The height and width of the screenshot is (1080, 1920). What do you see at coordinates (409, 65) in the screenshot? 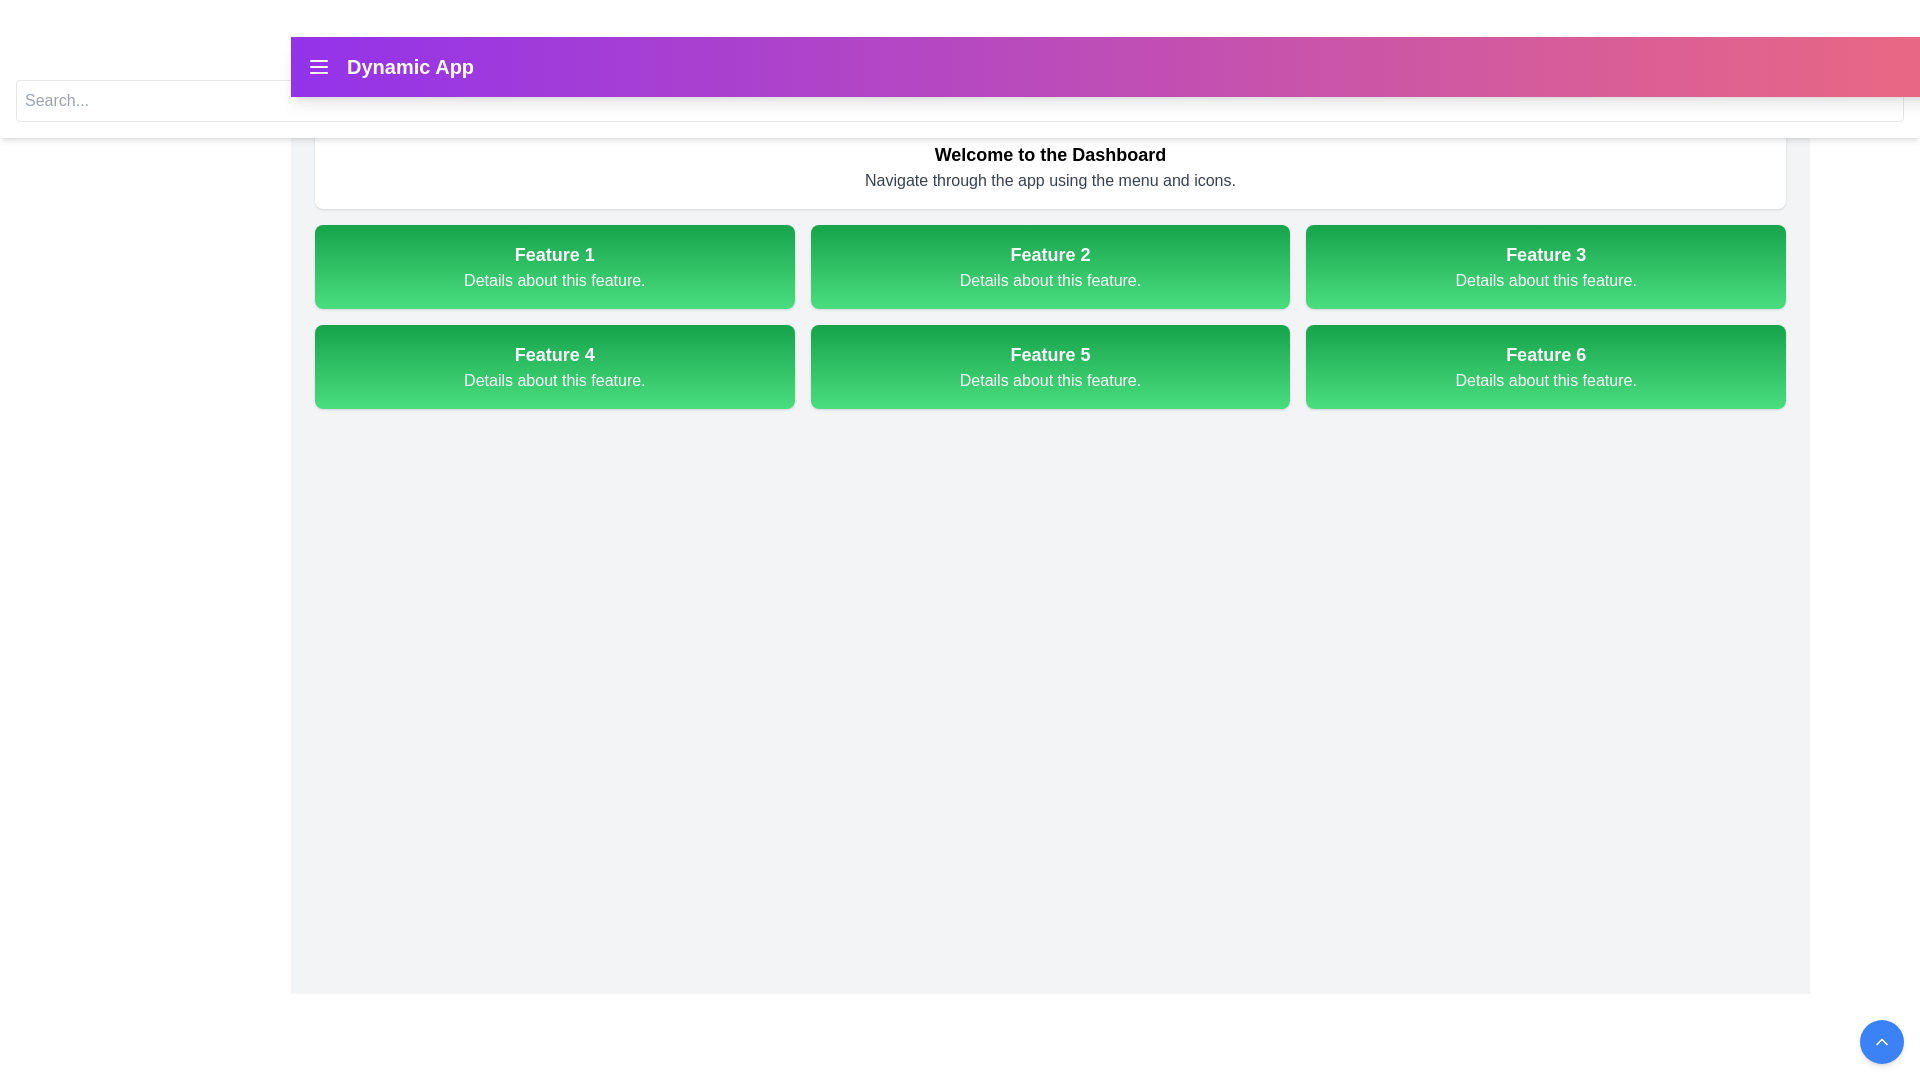
I see `the static text label displaying 'Dynamic App' in bold, large white font located in the purple header bar` at bounding box center [409, 65].